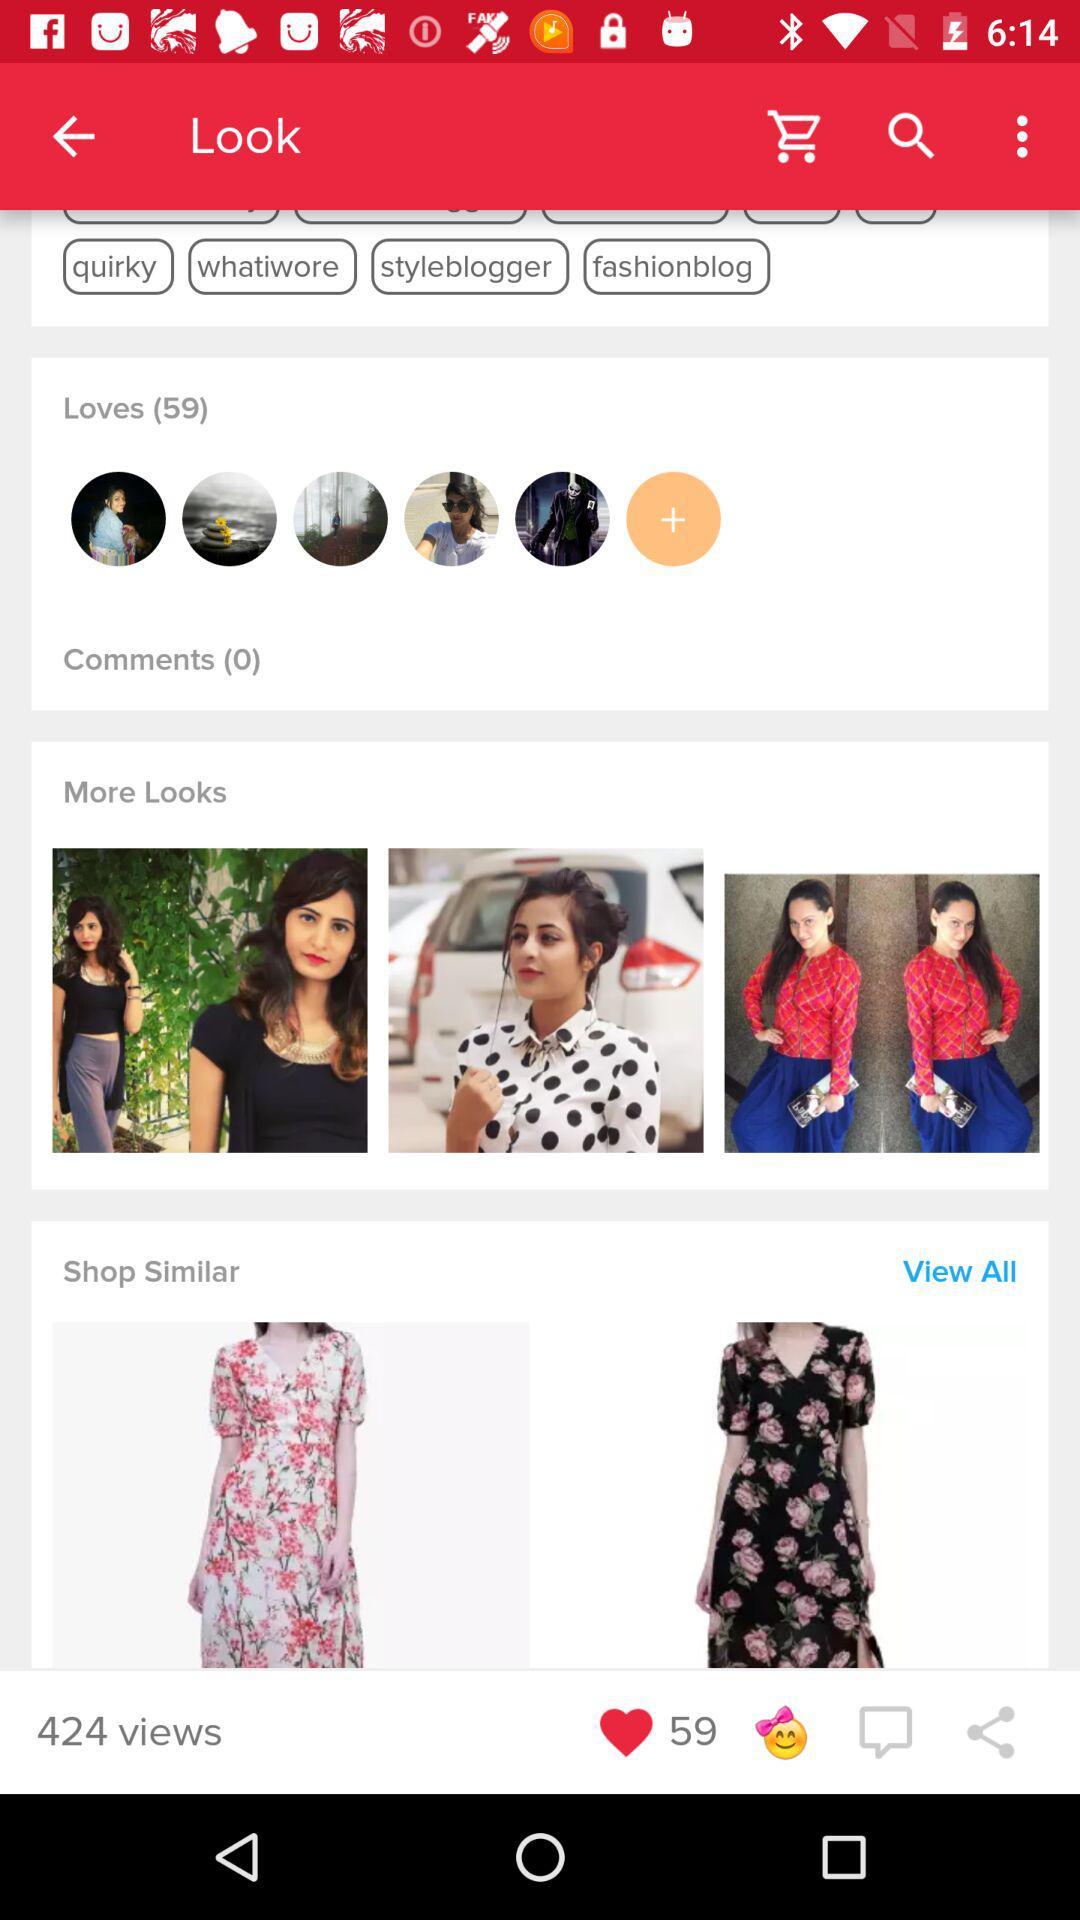 This screenshot has width=1080, height=1920. What do you see at coordinates (625, 1731) in the screenshot?
I see `the favorite icon` at bounding box center [625, 1731].